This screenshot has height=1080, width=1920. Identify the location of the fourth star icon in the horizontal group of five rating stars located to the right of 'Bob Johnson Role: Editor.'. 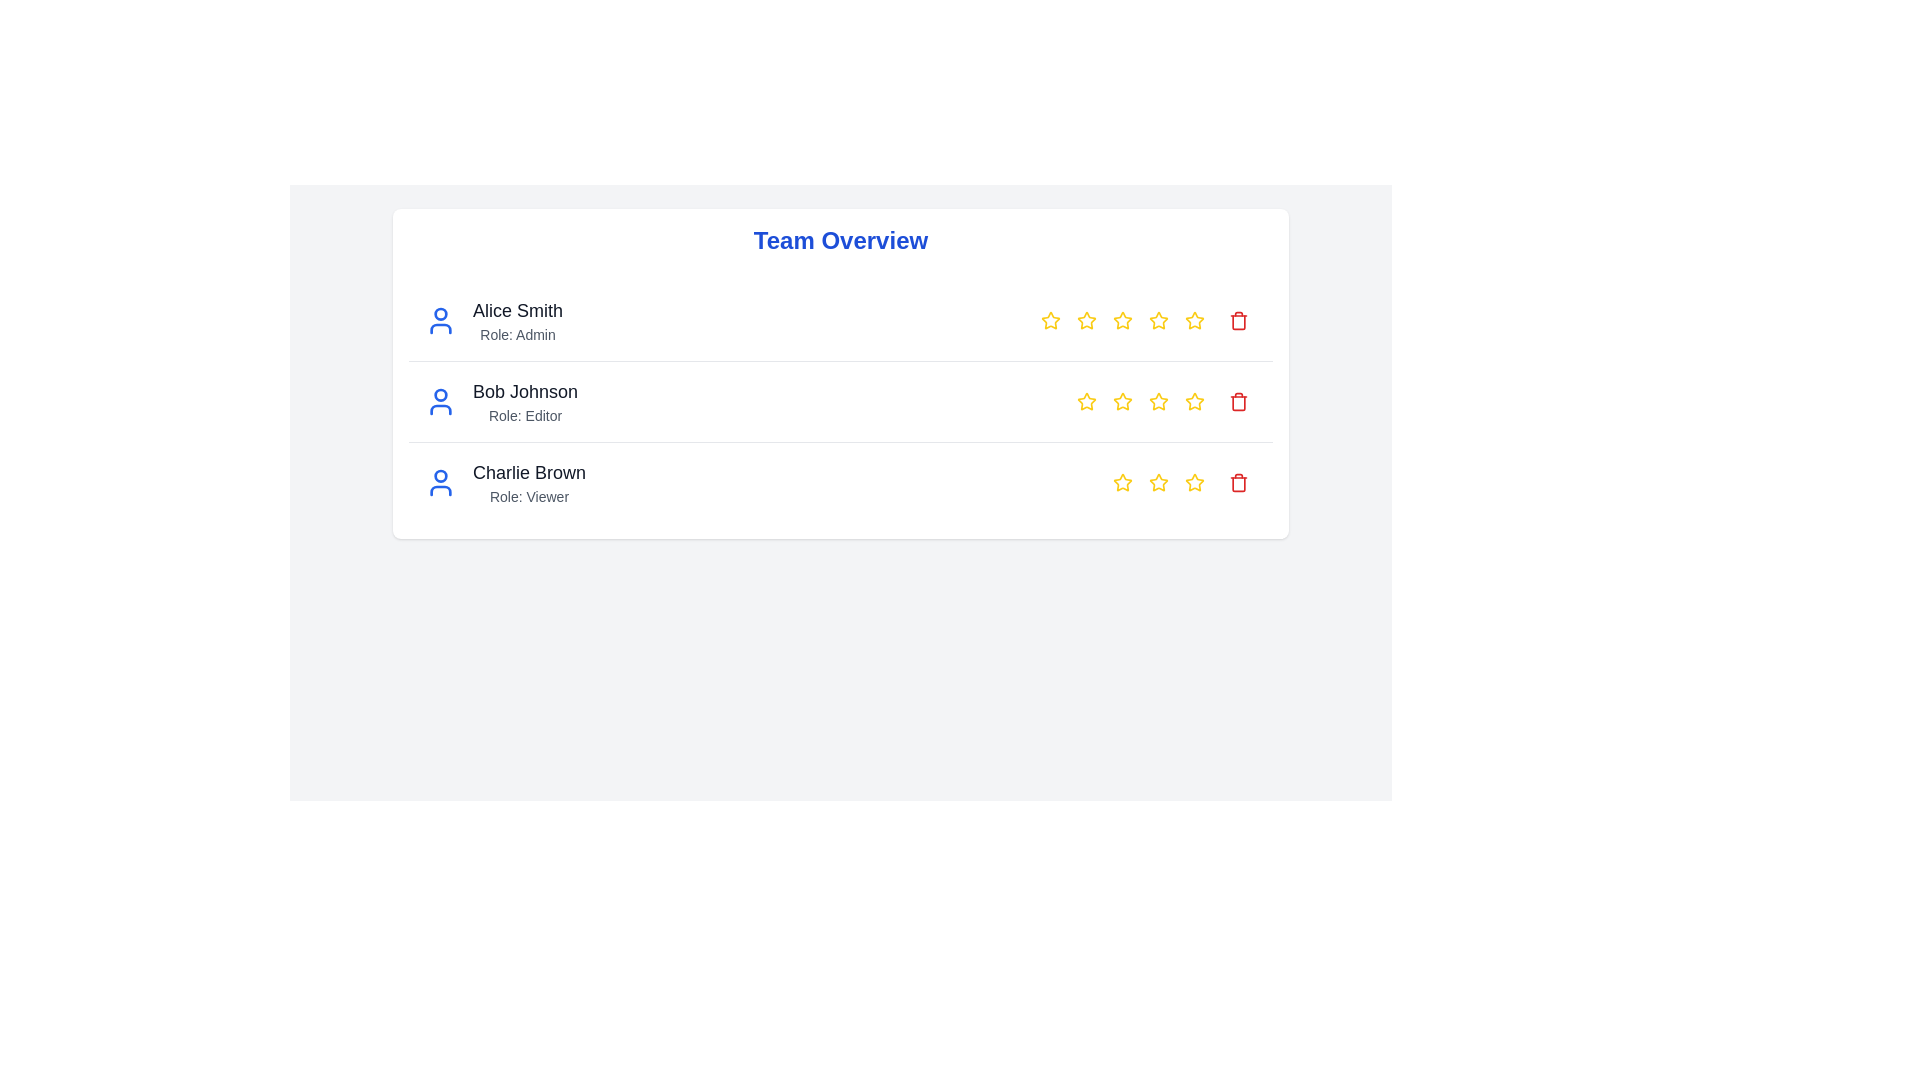
(1158, 401).